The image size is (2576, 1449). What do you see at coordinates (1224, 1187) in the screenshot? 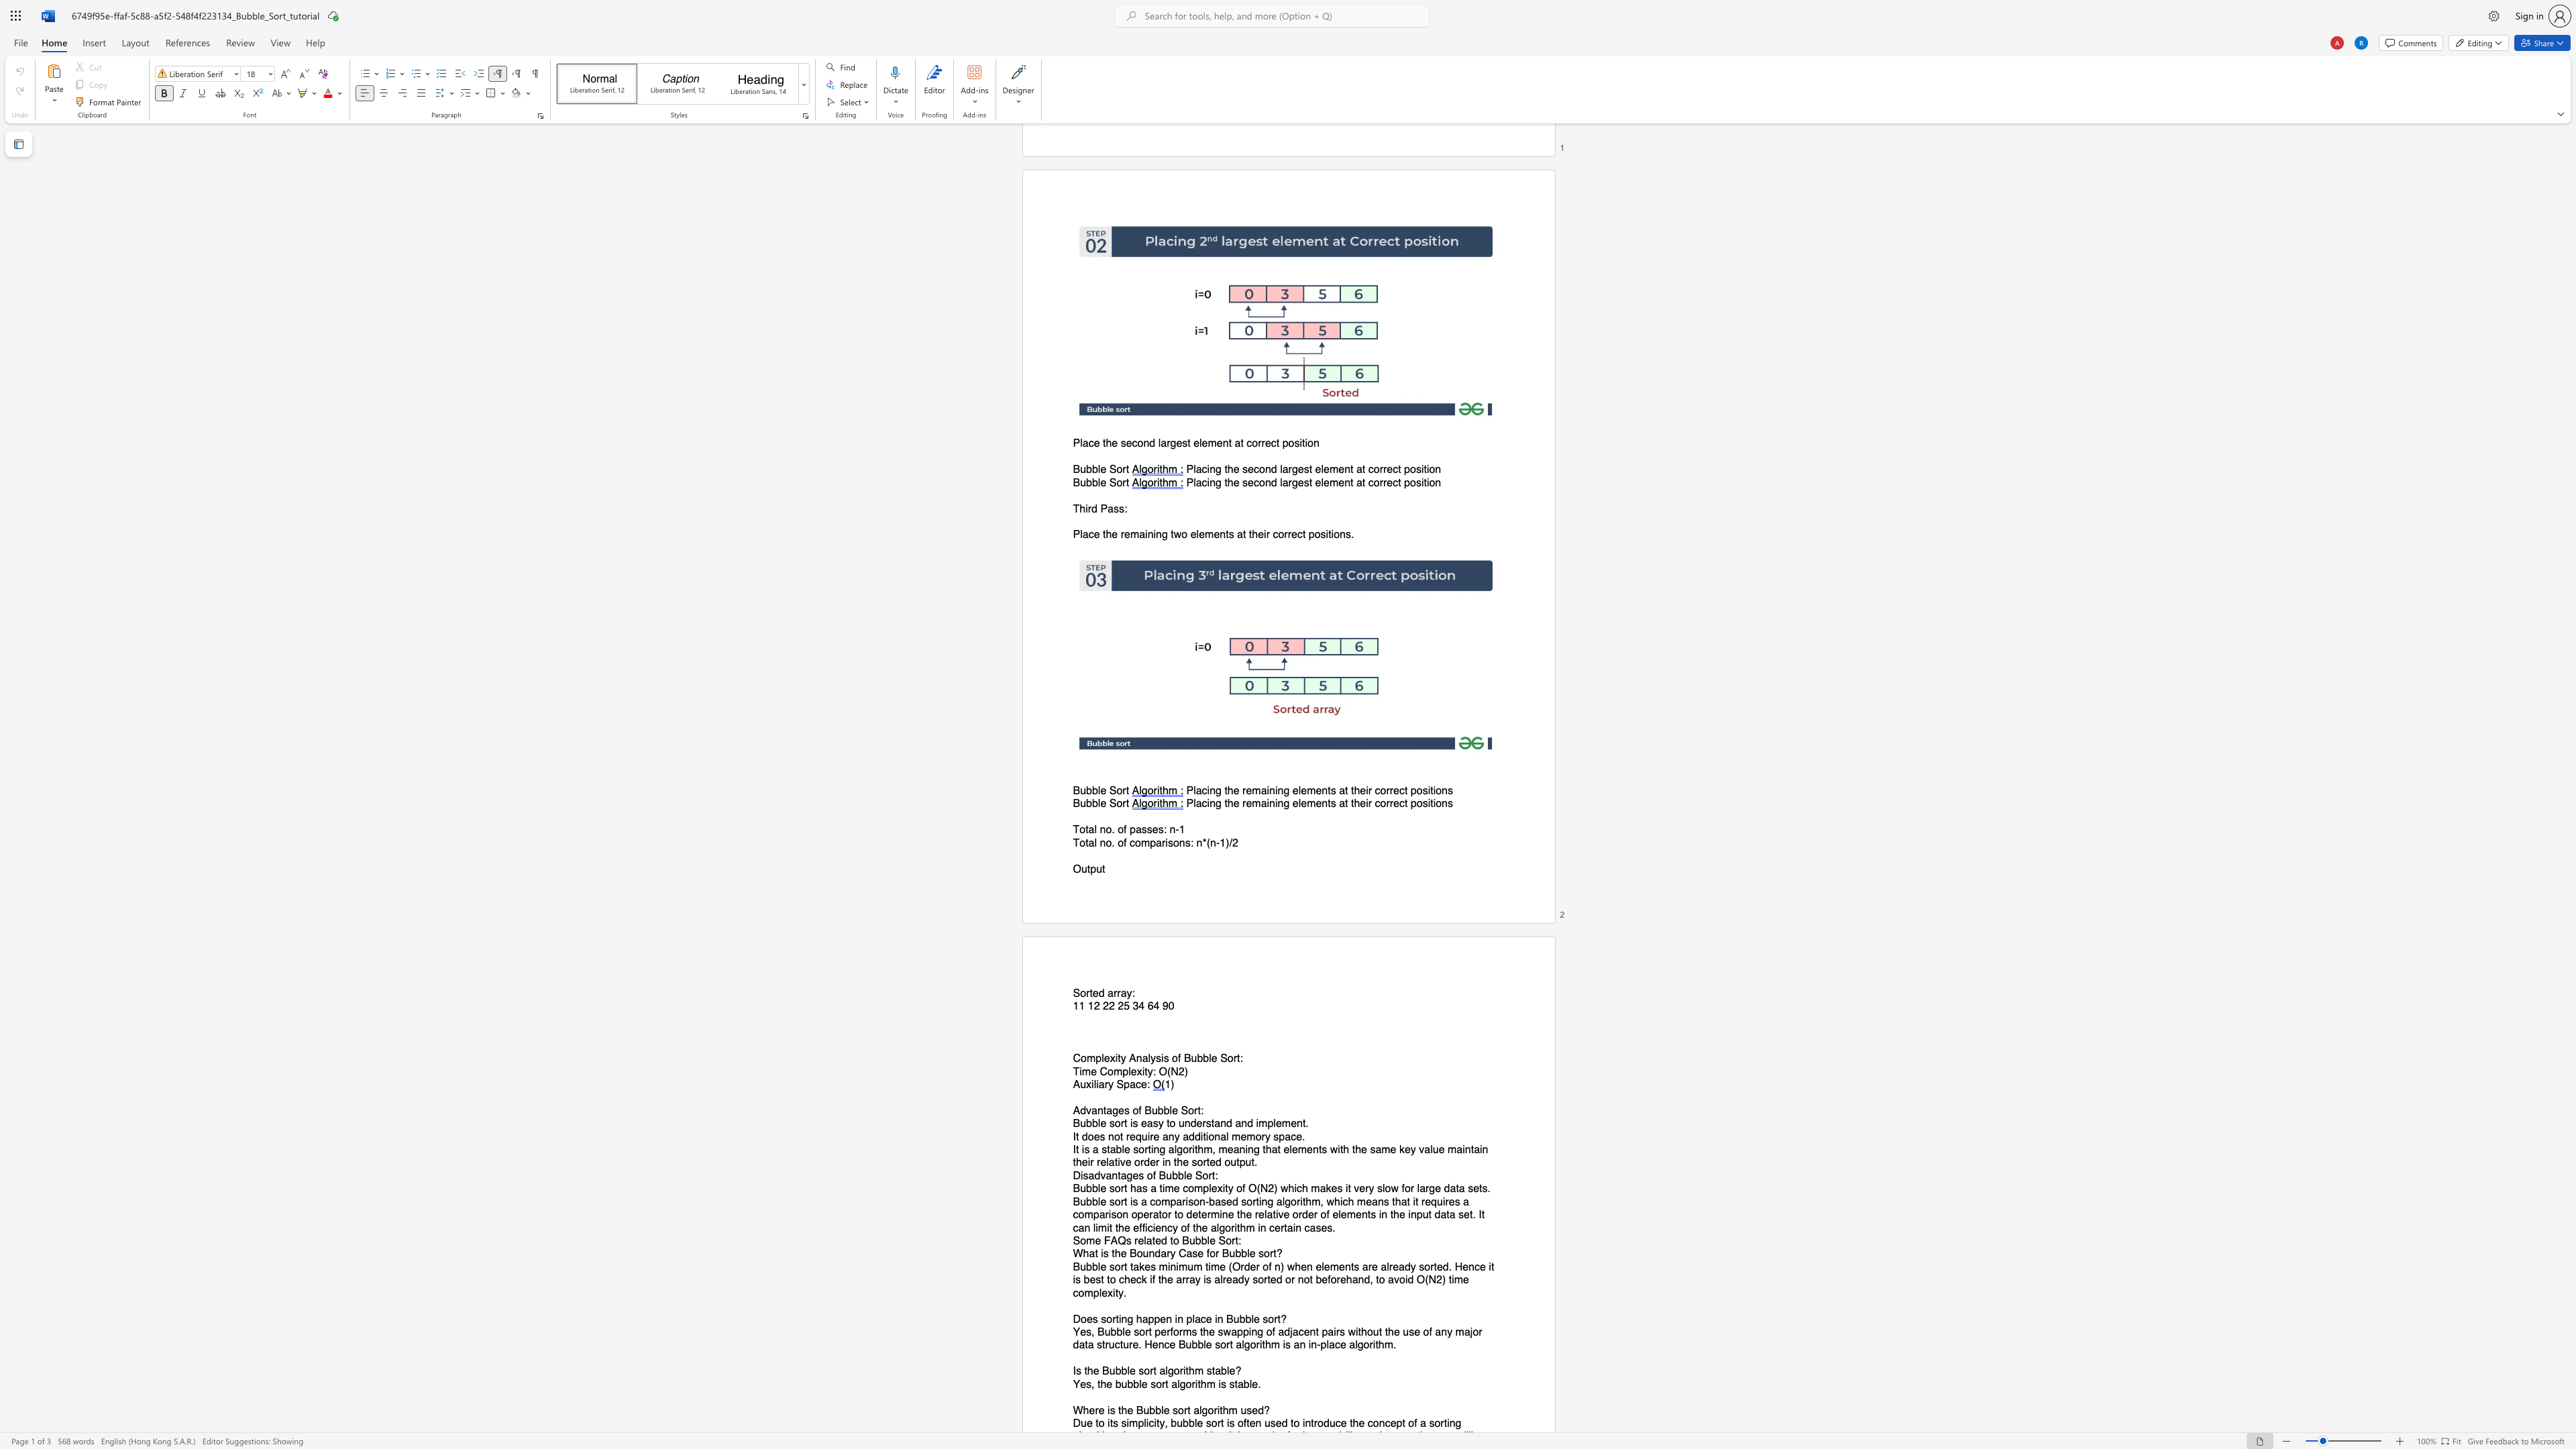
I see `the subset text "ty of O(N2" within the text "Bubble sort has a time complexity of O(N2) which makes it"` at bounding box center [1224, 1187].